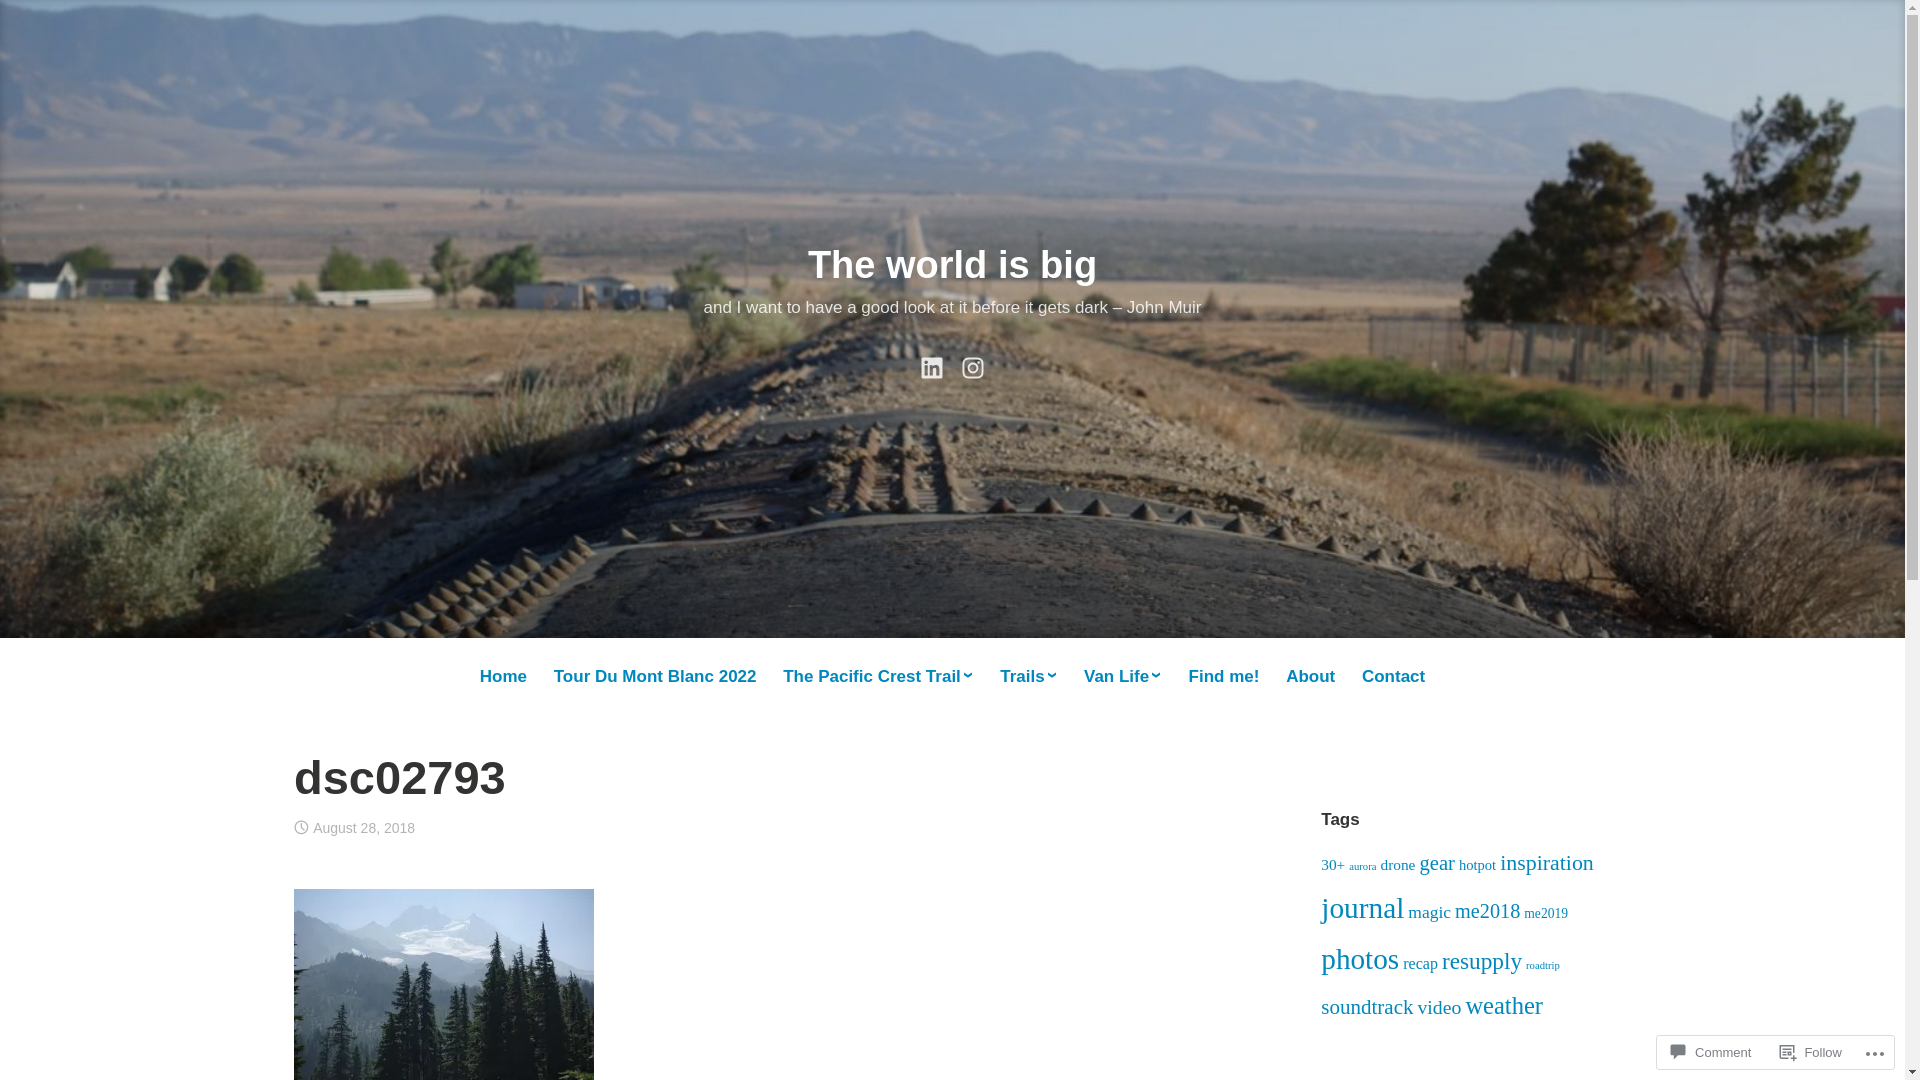 Image resolution: width=1920 pixels, height=1080 pixels. What do you see at coordinates (1358, 676) in the screenshot?
I see `'Contact'` at bounding box center [1358, 676].